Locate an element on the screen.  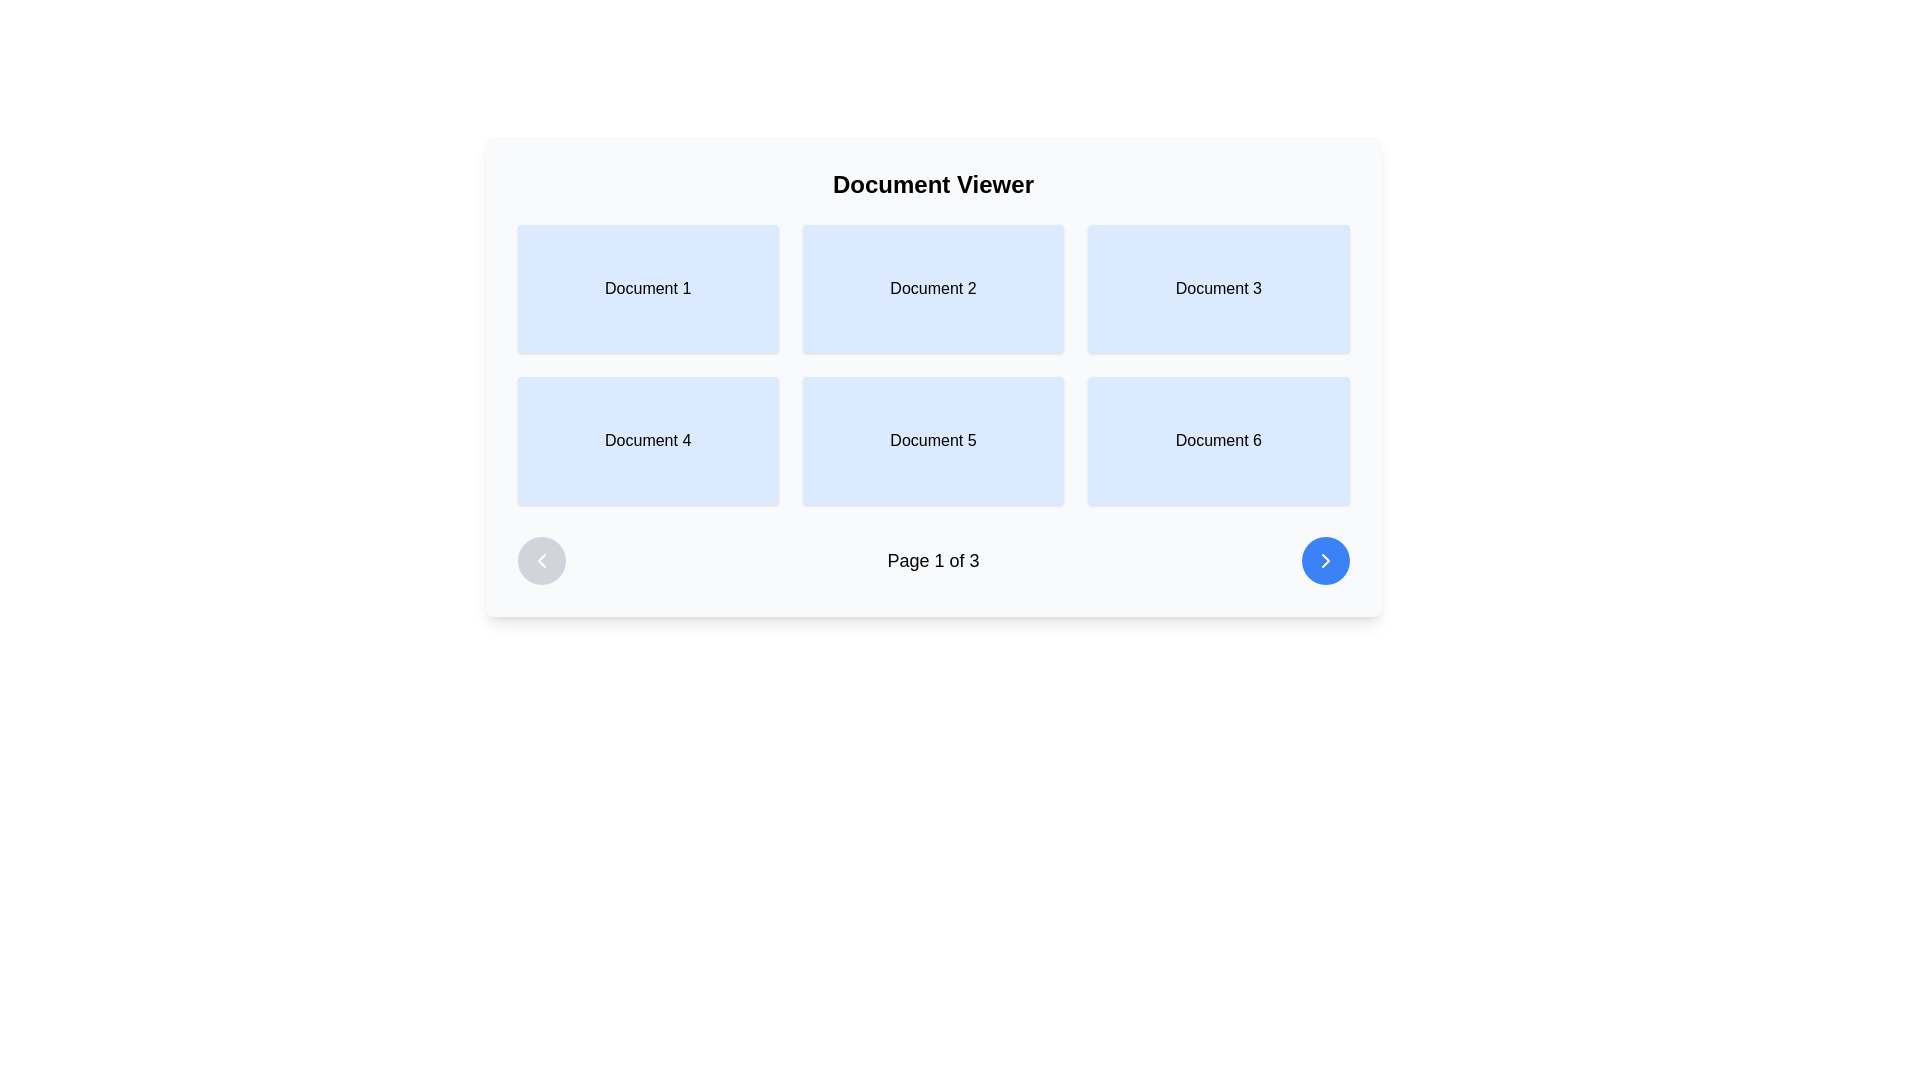
the middle card in the bottom row of the 3x2 grid layout that represents a document, which serves as a preview or navigational link to the document's details is located at coordinates (932, 439).